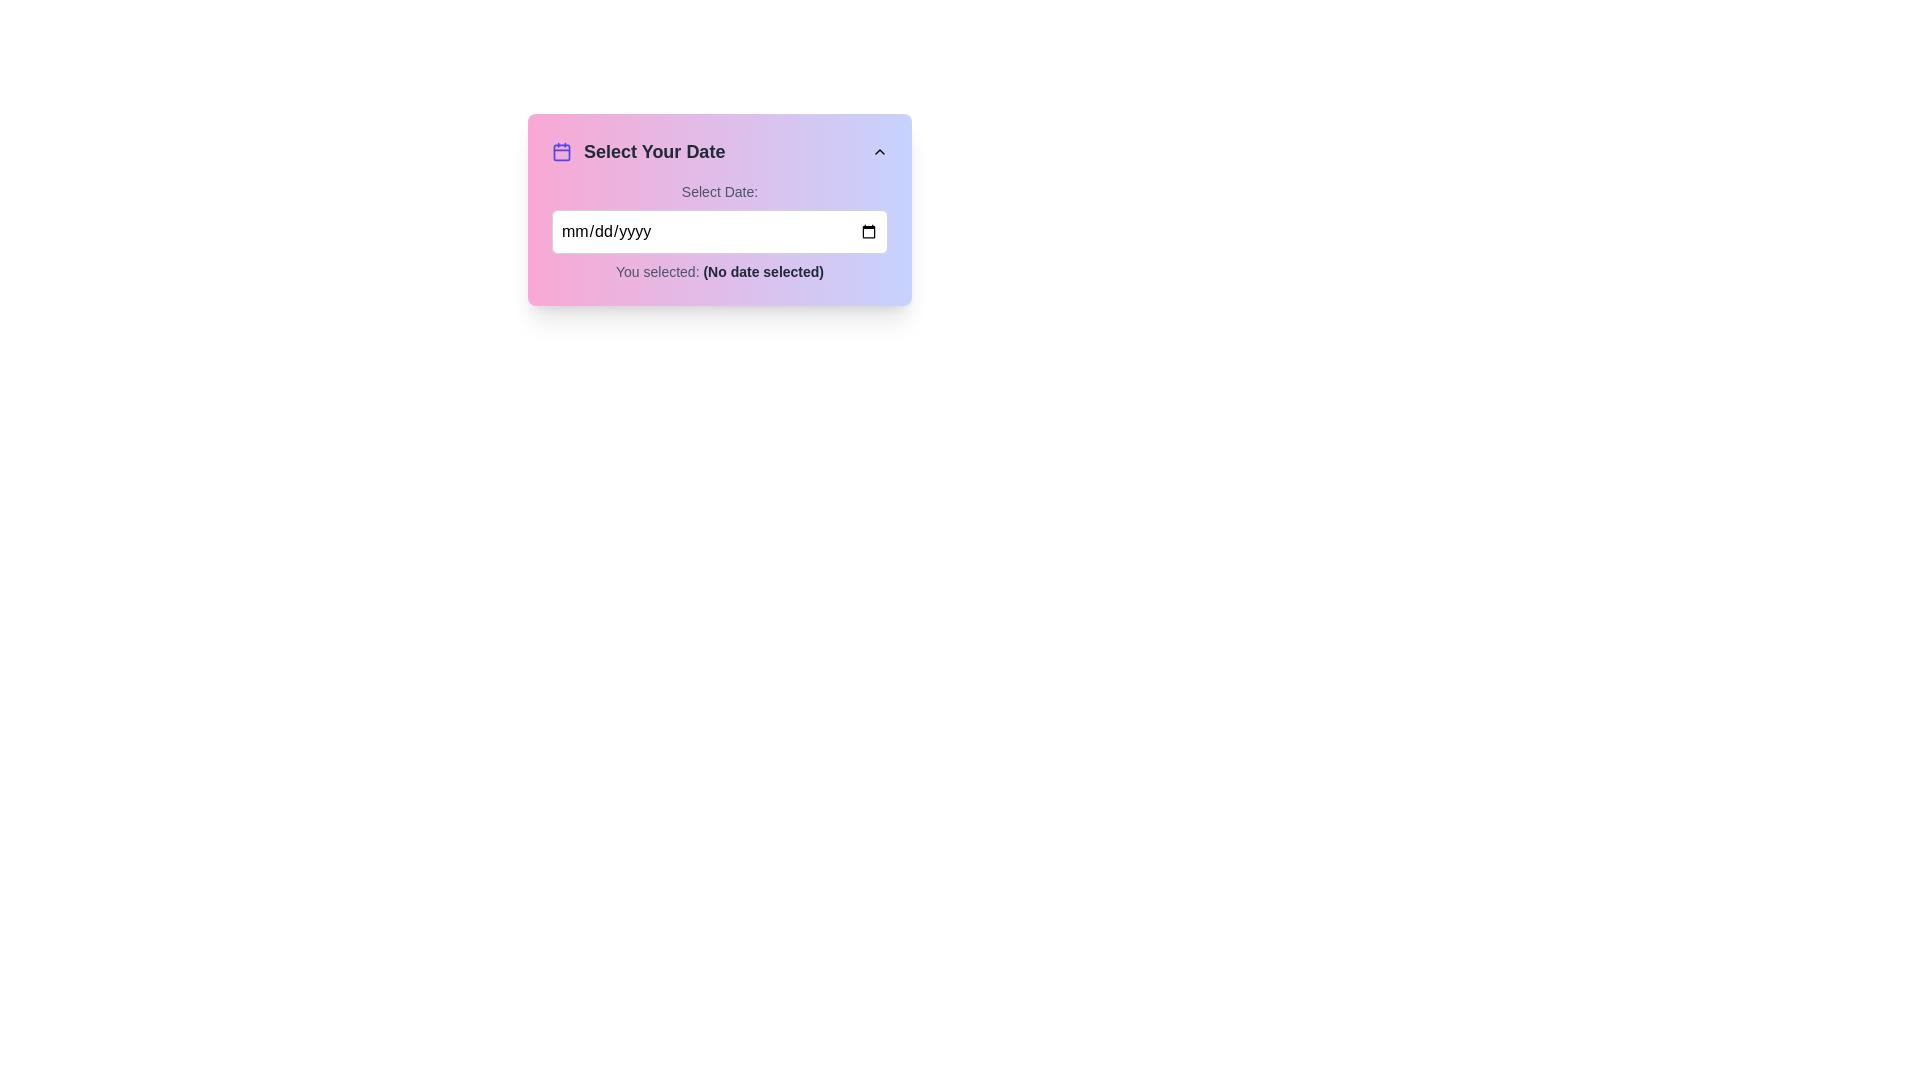 The image size is (1920, 1080). What do you see at coordinates (720, 150) in the screenshot?
I see `the heading element that serves as an indicator for the dropdown menu` at bounding box center [720, 150].